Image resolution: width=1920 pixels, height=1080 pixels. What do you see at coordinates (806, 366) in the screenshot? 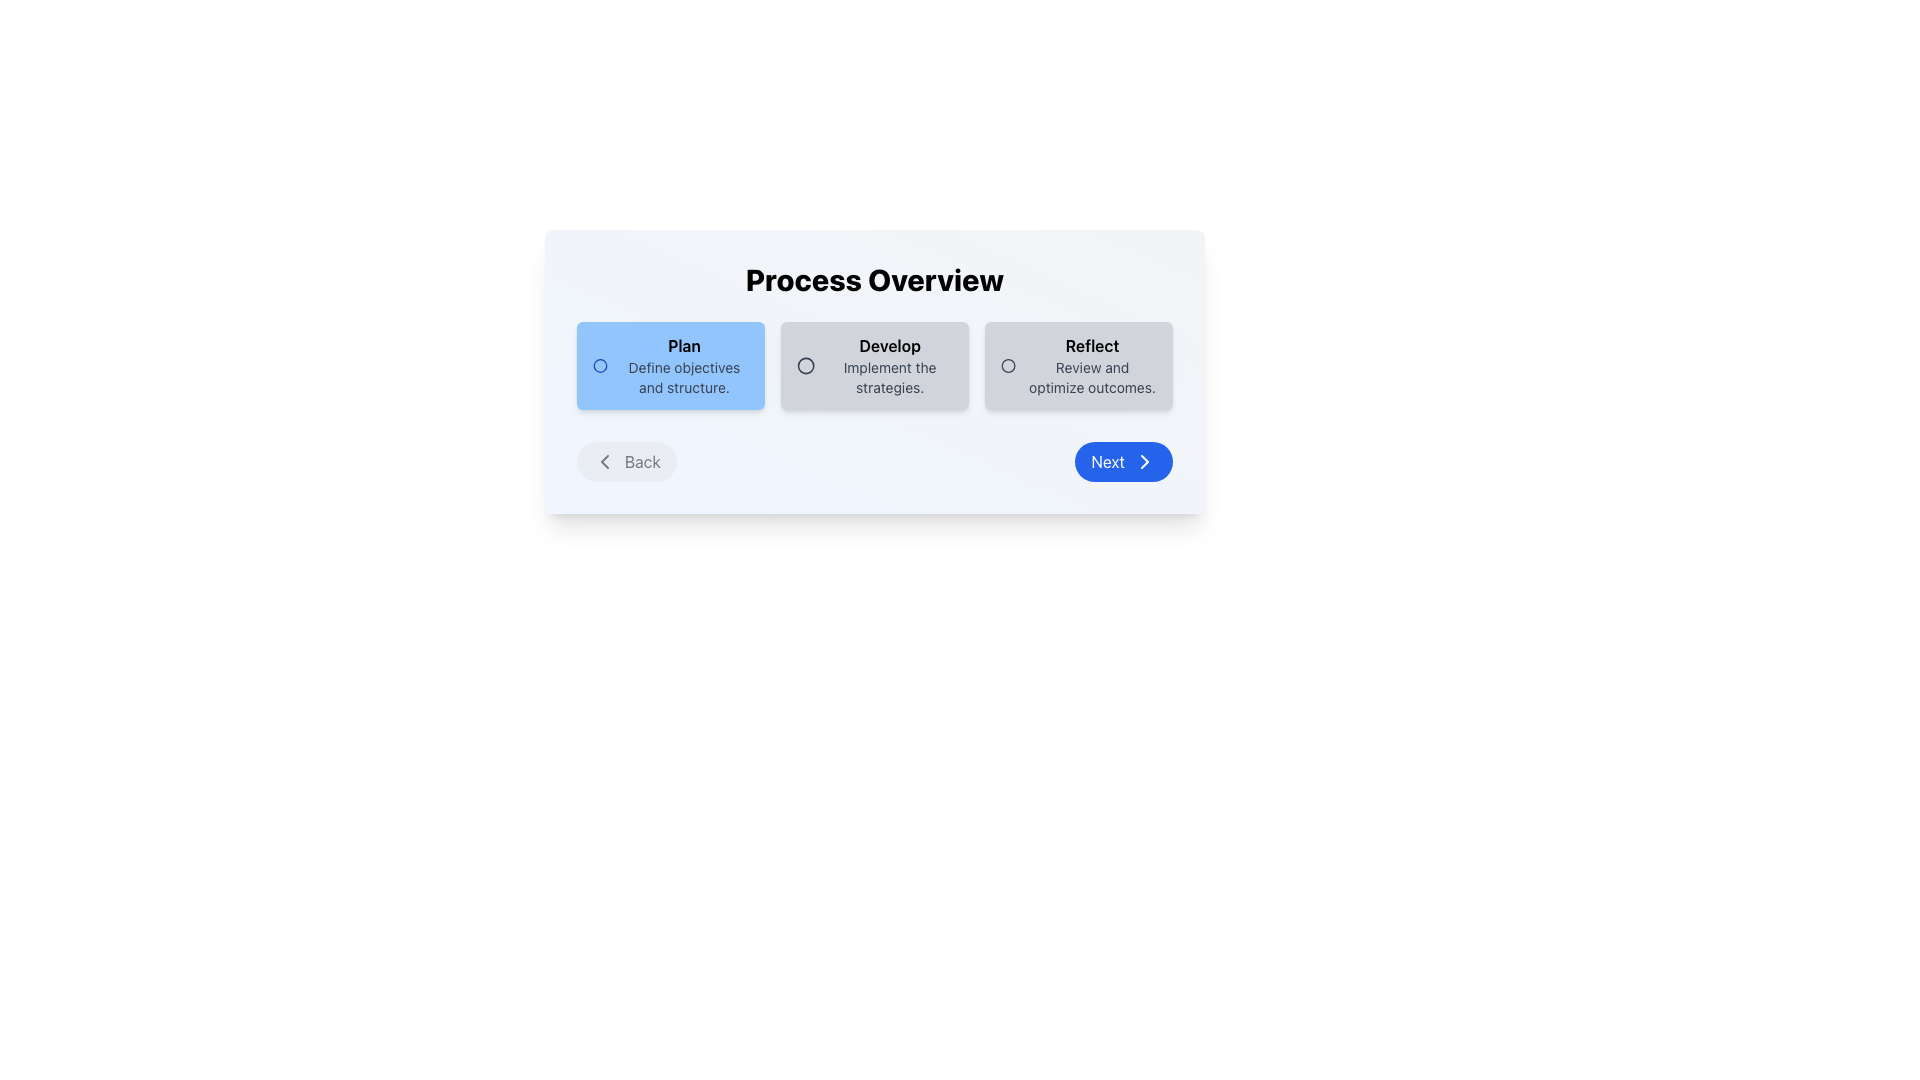
I see `the SVG Circle Element located in the center of the 'Develop' section` at bounding box center [806, 366].